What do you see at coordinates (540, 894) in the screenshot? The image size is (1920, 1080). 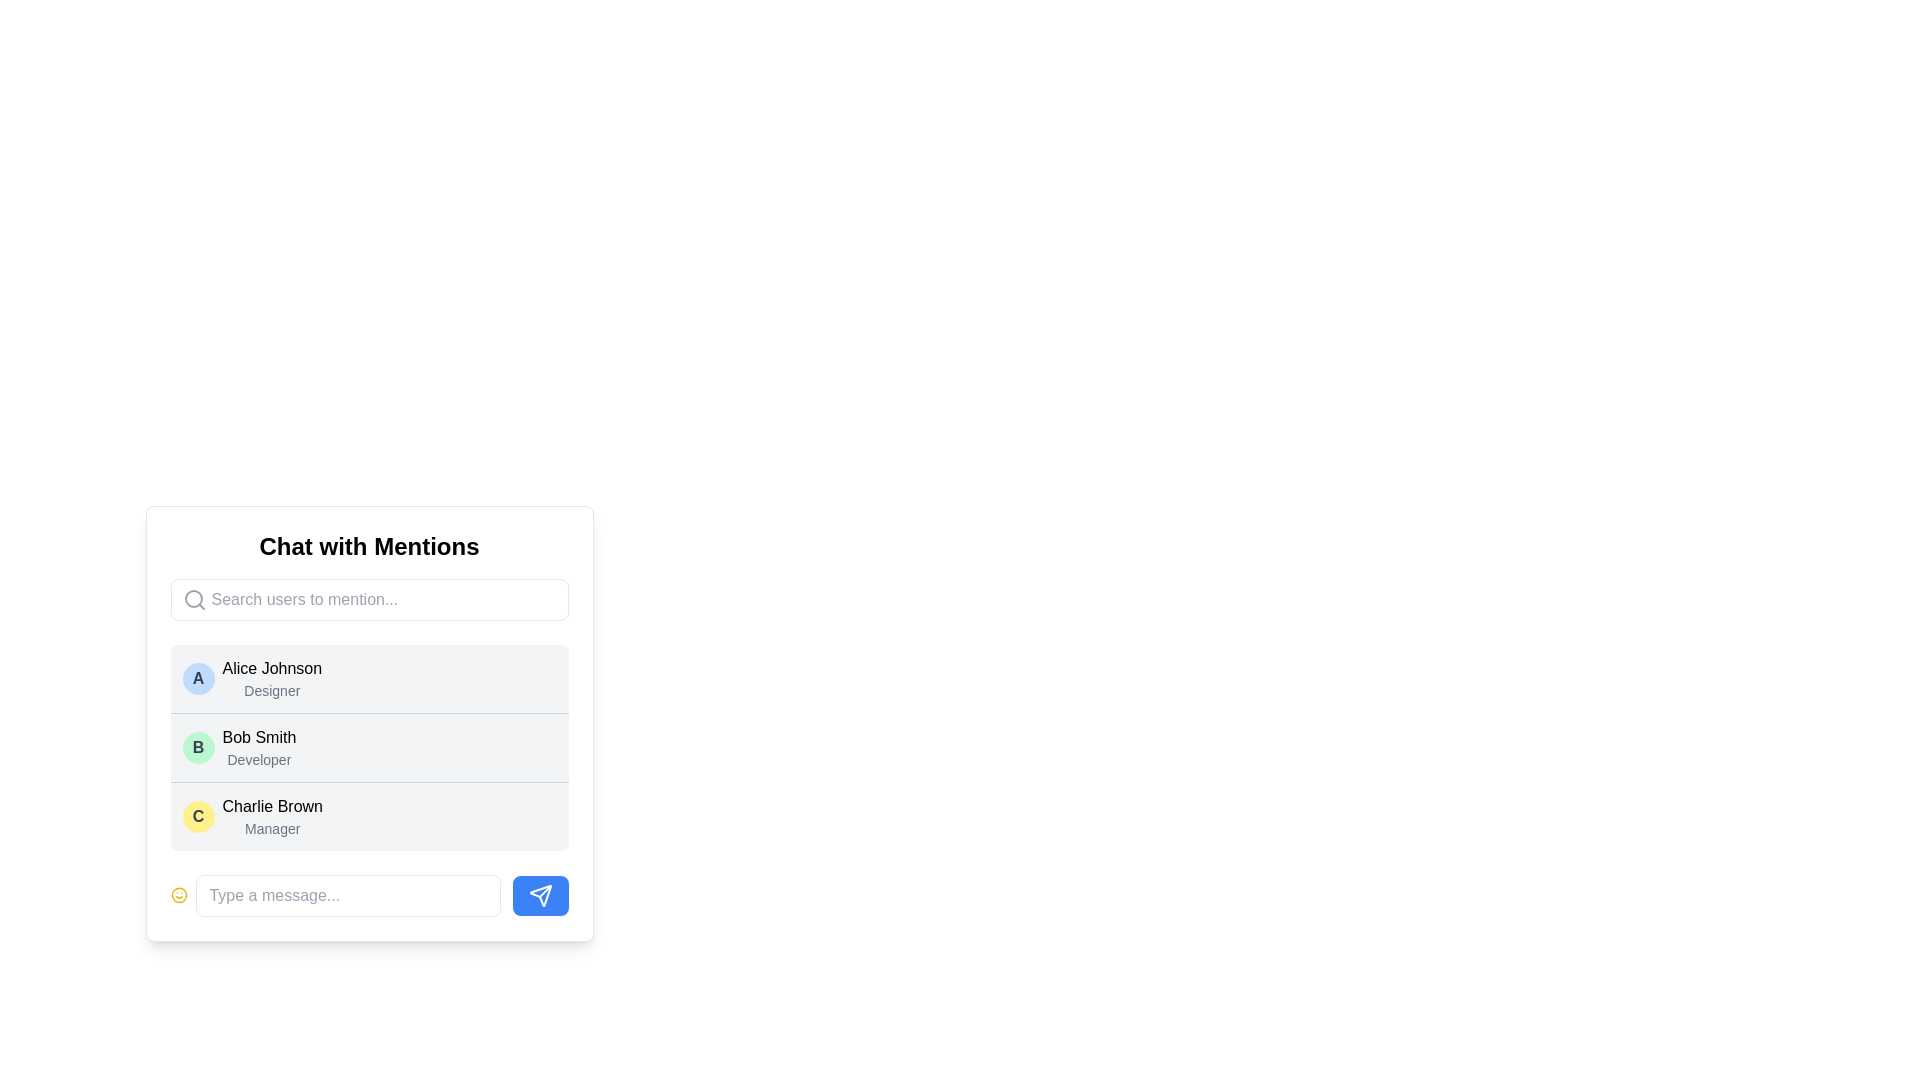 I see `the graphic component of the 'Send' icon located at the bottom-right corner of the interface, inside the blue button adjacent to the text input box` at bounding box center [540, 894].